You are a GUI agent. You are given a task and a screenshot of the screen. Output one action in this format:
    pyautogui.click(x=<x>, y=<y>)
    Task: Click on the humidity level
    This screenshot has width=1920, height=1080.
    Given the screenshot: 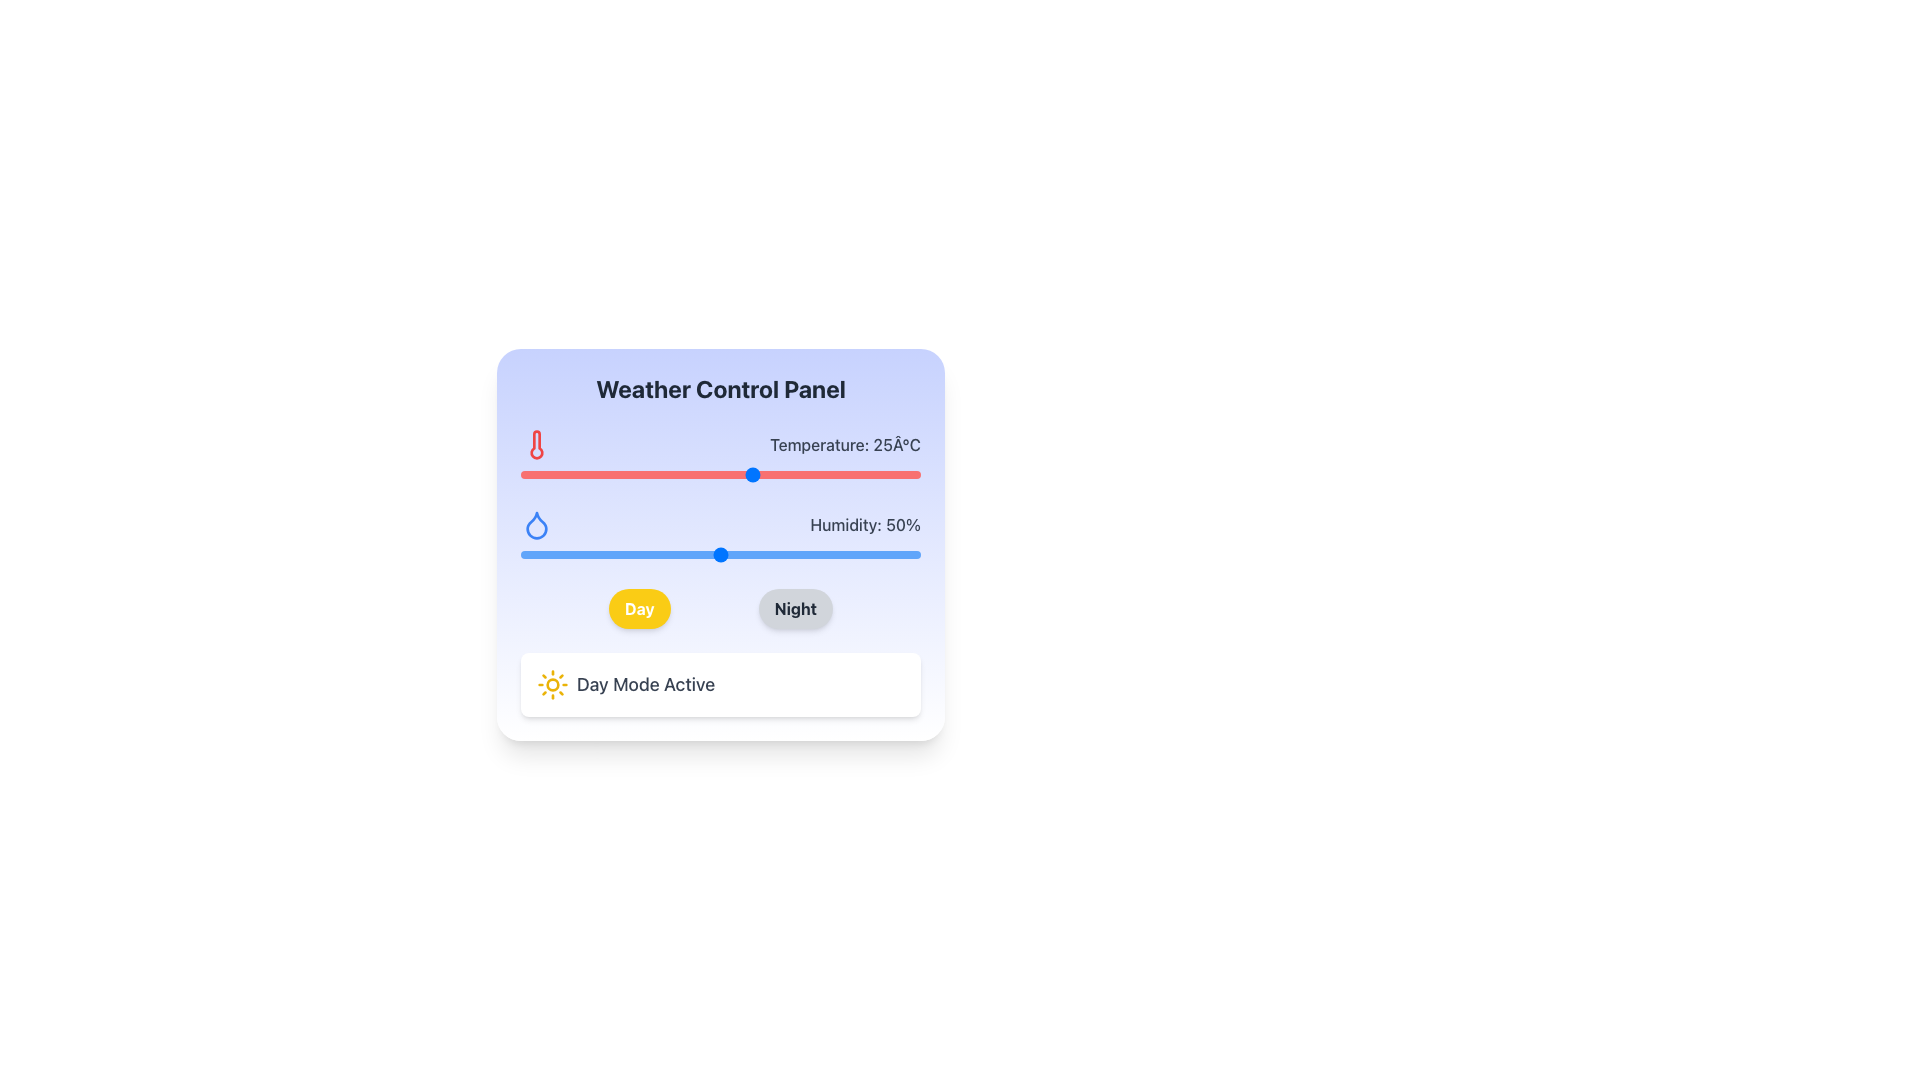 What is the action you would take?
    pyautogui.click(x=887, y=555)
    